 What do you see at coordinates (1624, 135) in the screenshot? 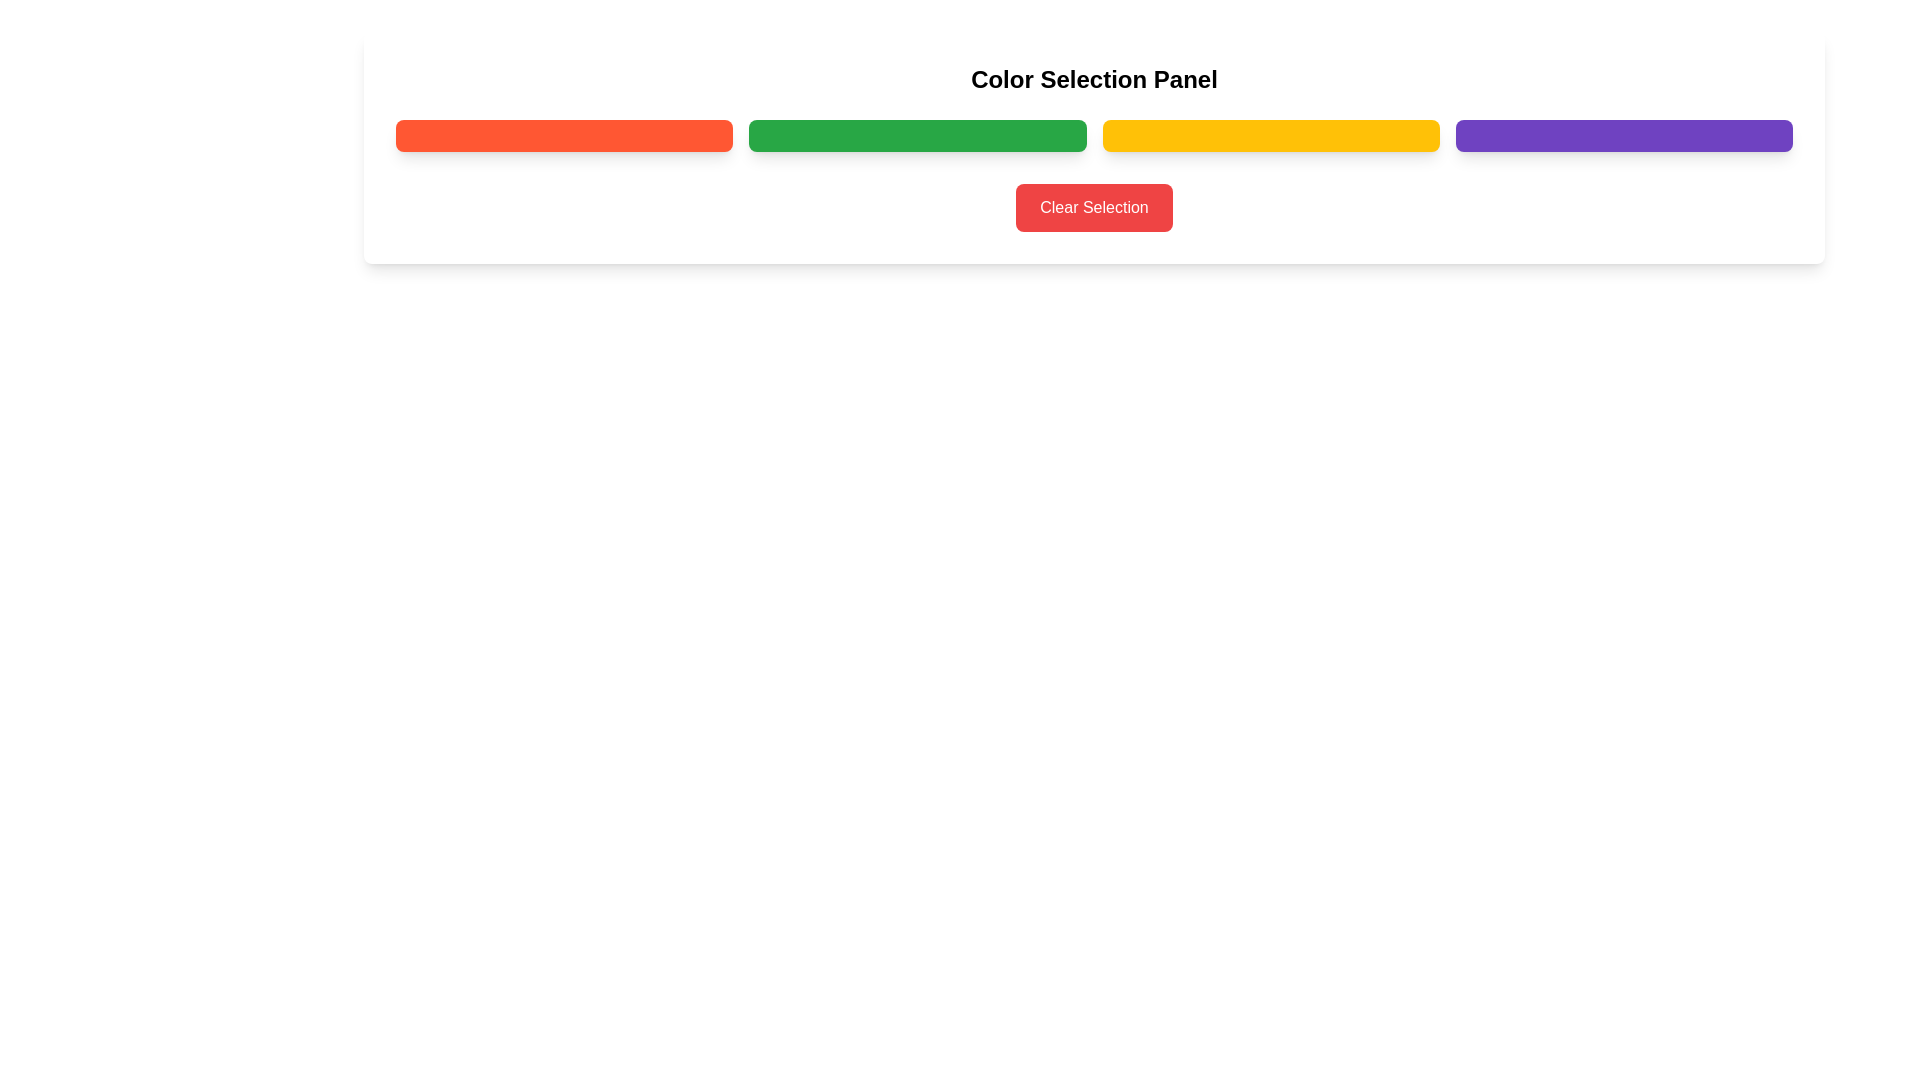
I see `the fourth purple rectangular Selectable Color Block with rounded corners` at bounding box center [1624, 135].